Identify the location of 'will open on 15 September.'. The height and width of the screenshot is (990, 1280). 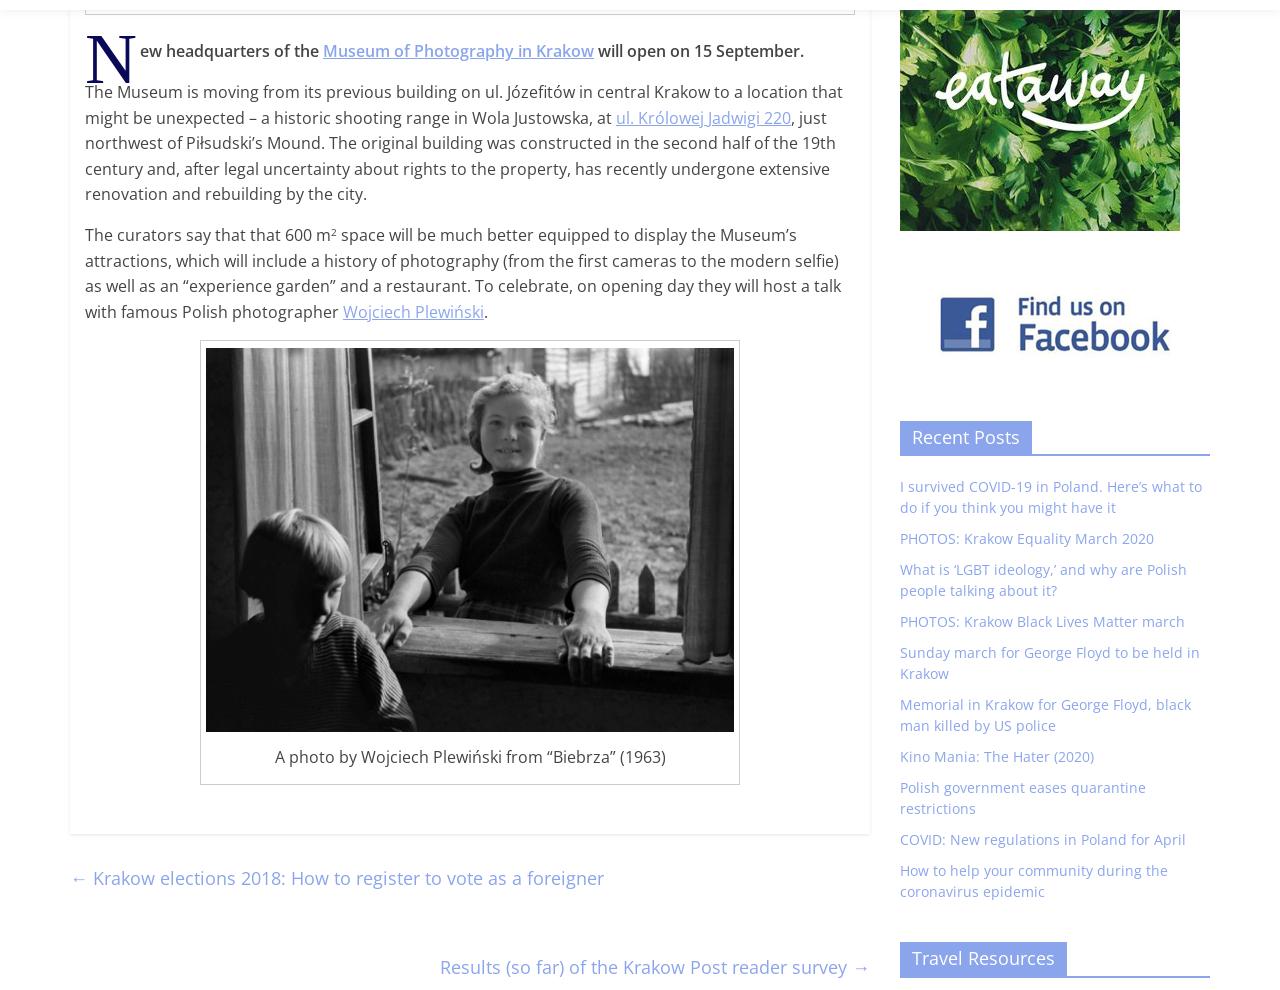
(699, 49).